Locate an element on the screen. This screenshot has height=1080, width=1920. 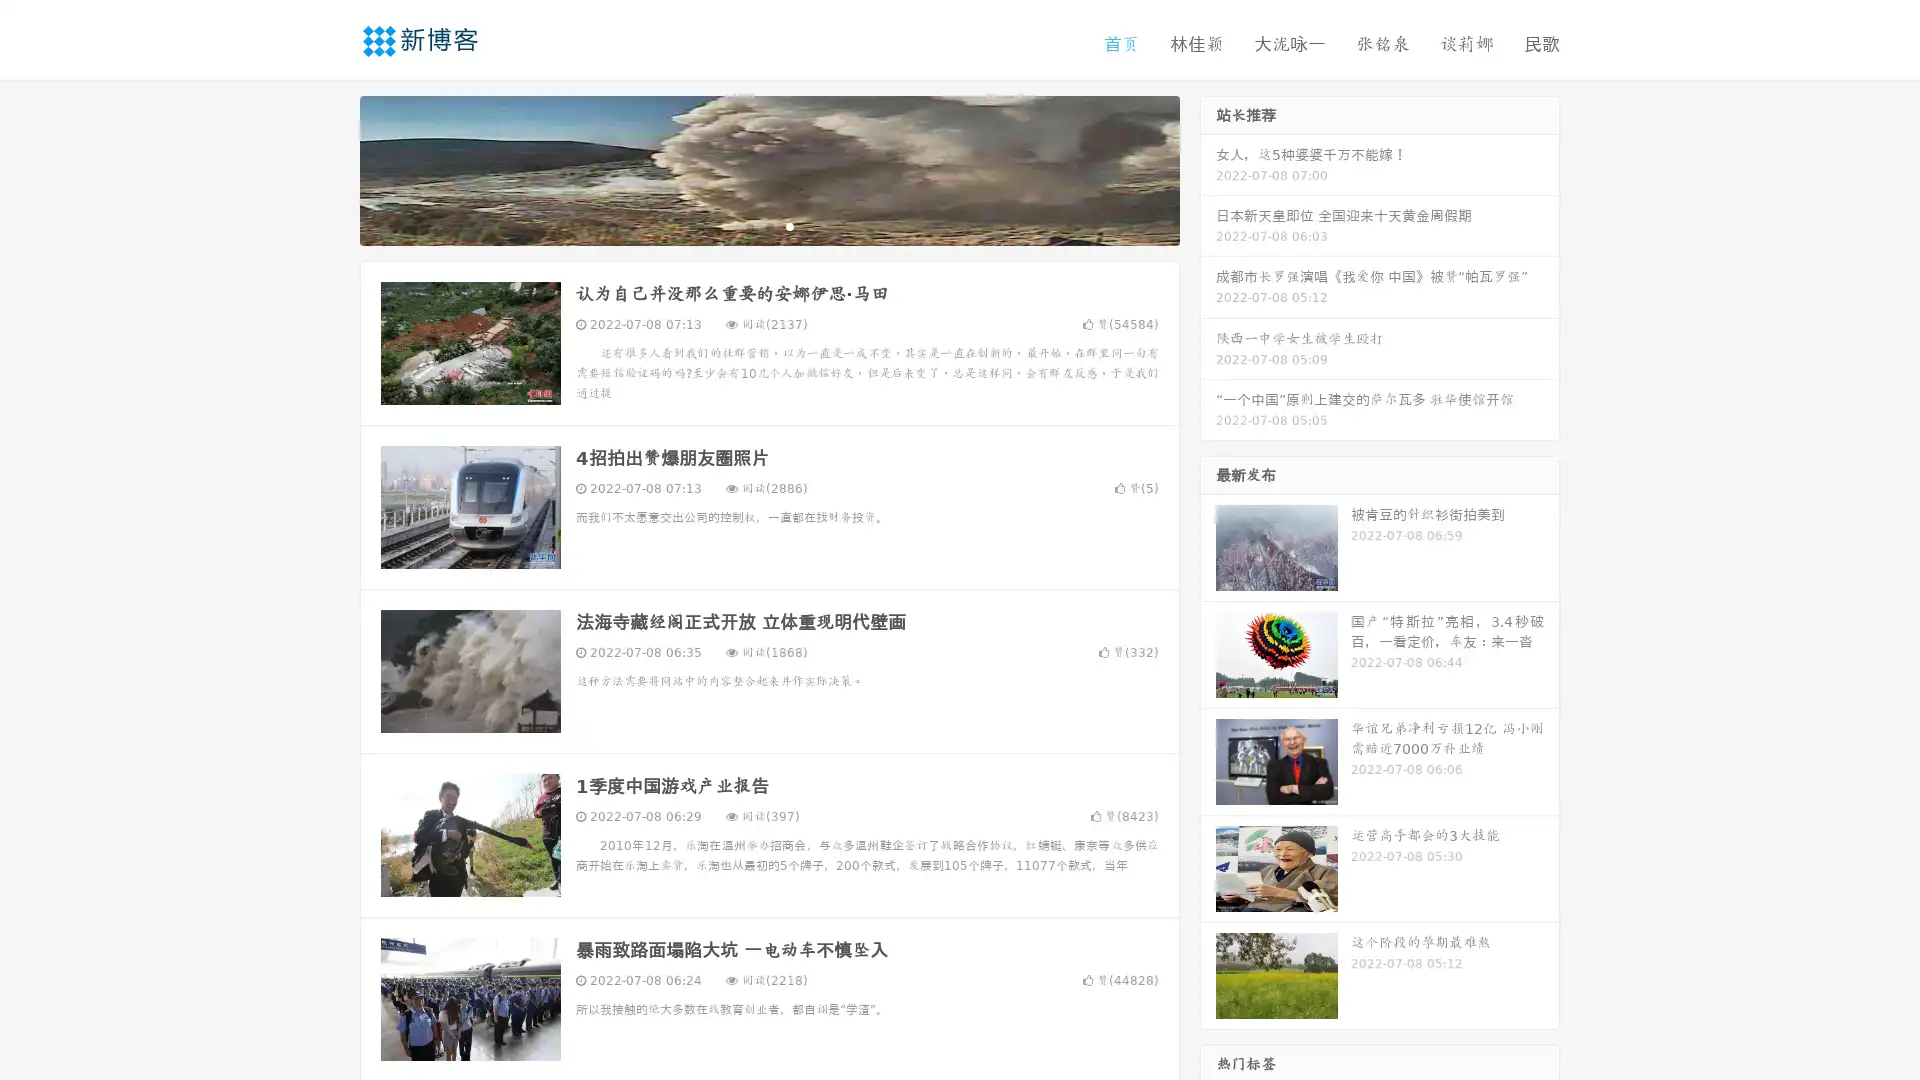
Previous slide is located at coordinates (330, 168).